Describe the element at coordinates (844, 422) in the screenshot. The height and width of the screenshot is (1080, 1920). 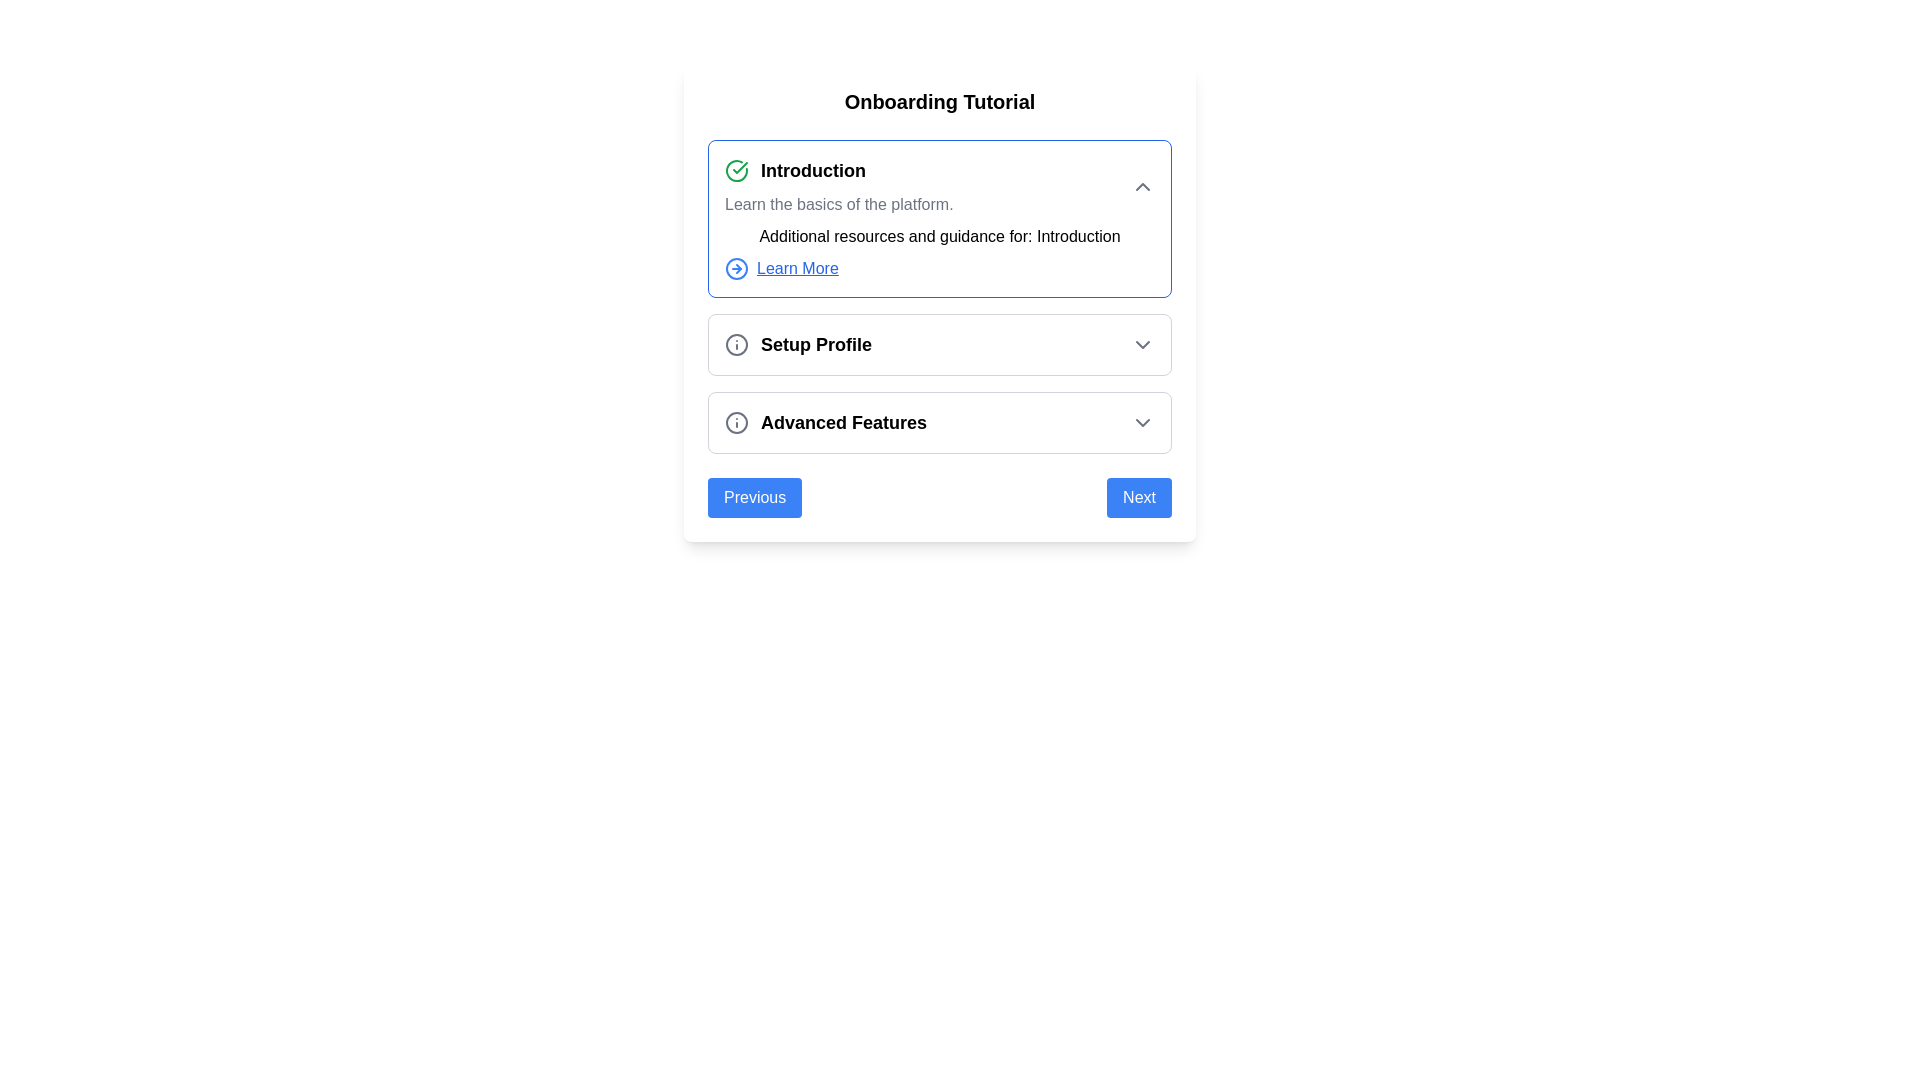
I see `the 'Advanced Features' text label, which serves as a section title and is centrally positioned within the third section of the modal layout, below the 'Setup Profile' section` at that location.